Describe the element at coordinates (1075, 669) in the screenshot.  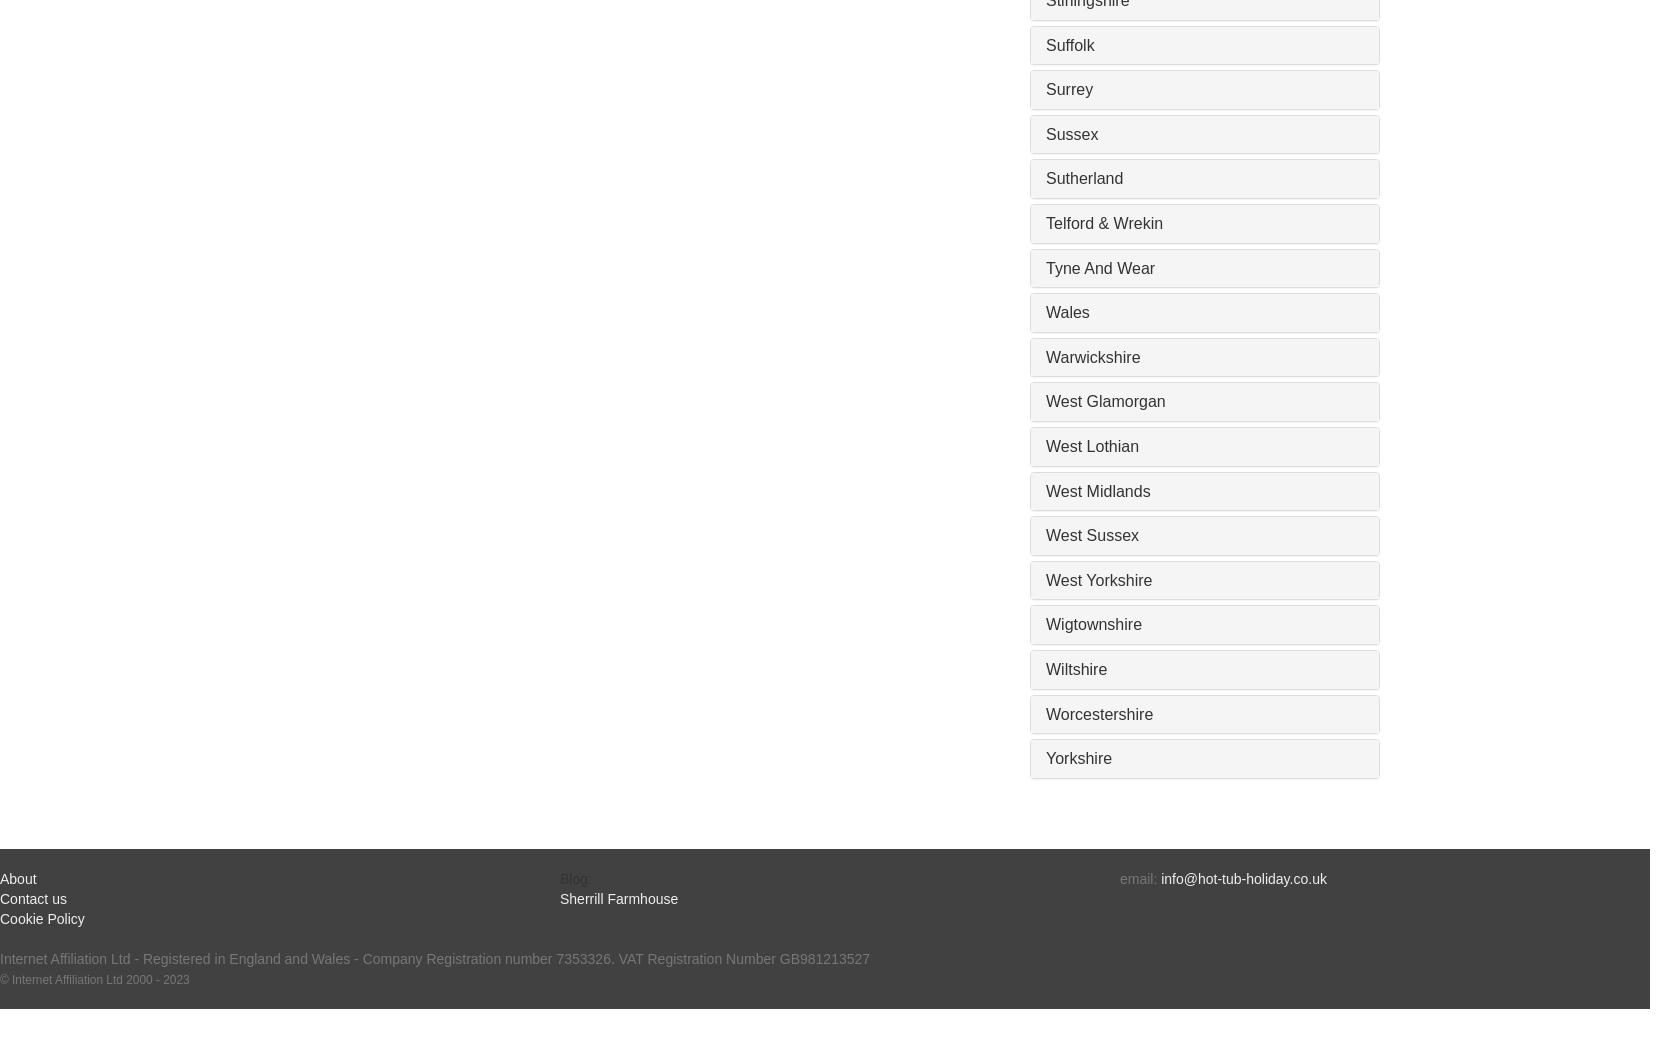
I see `'Wiltshire'` at that location.